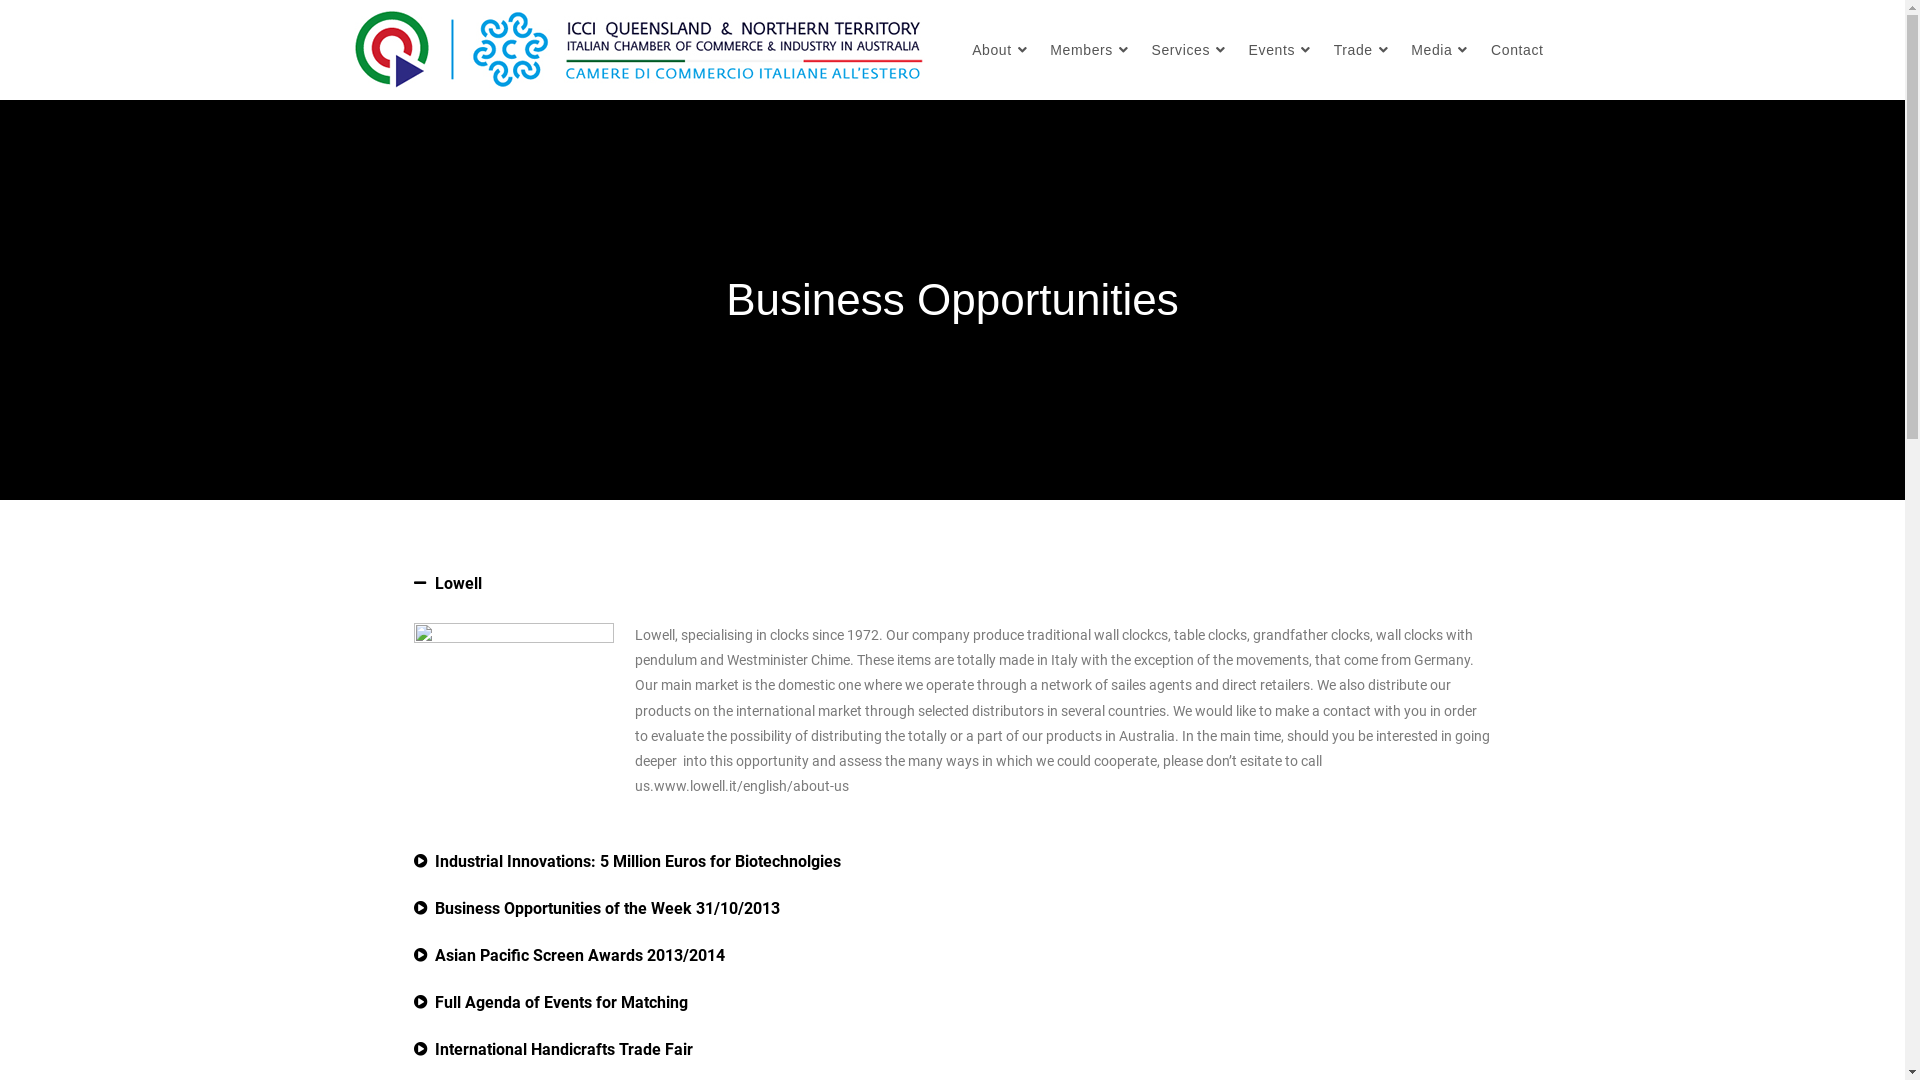 The image size is (1920, 1080). Describe the element at coordinates (1516, 49) in the screenshot. I see `'Contact'` at that location.